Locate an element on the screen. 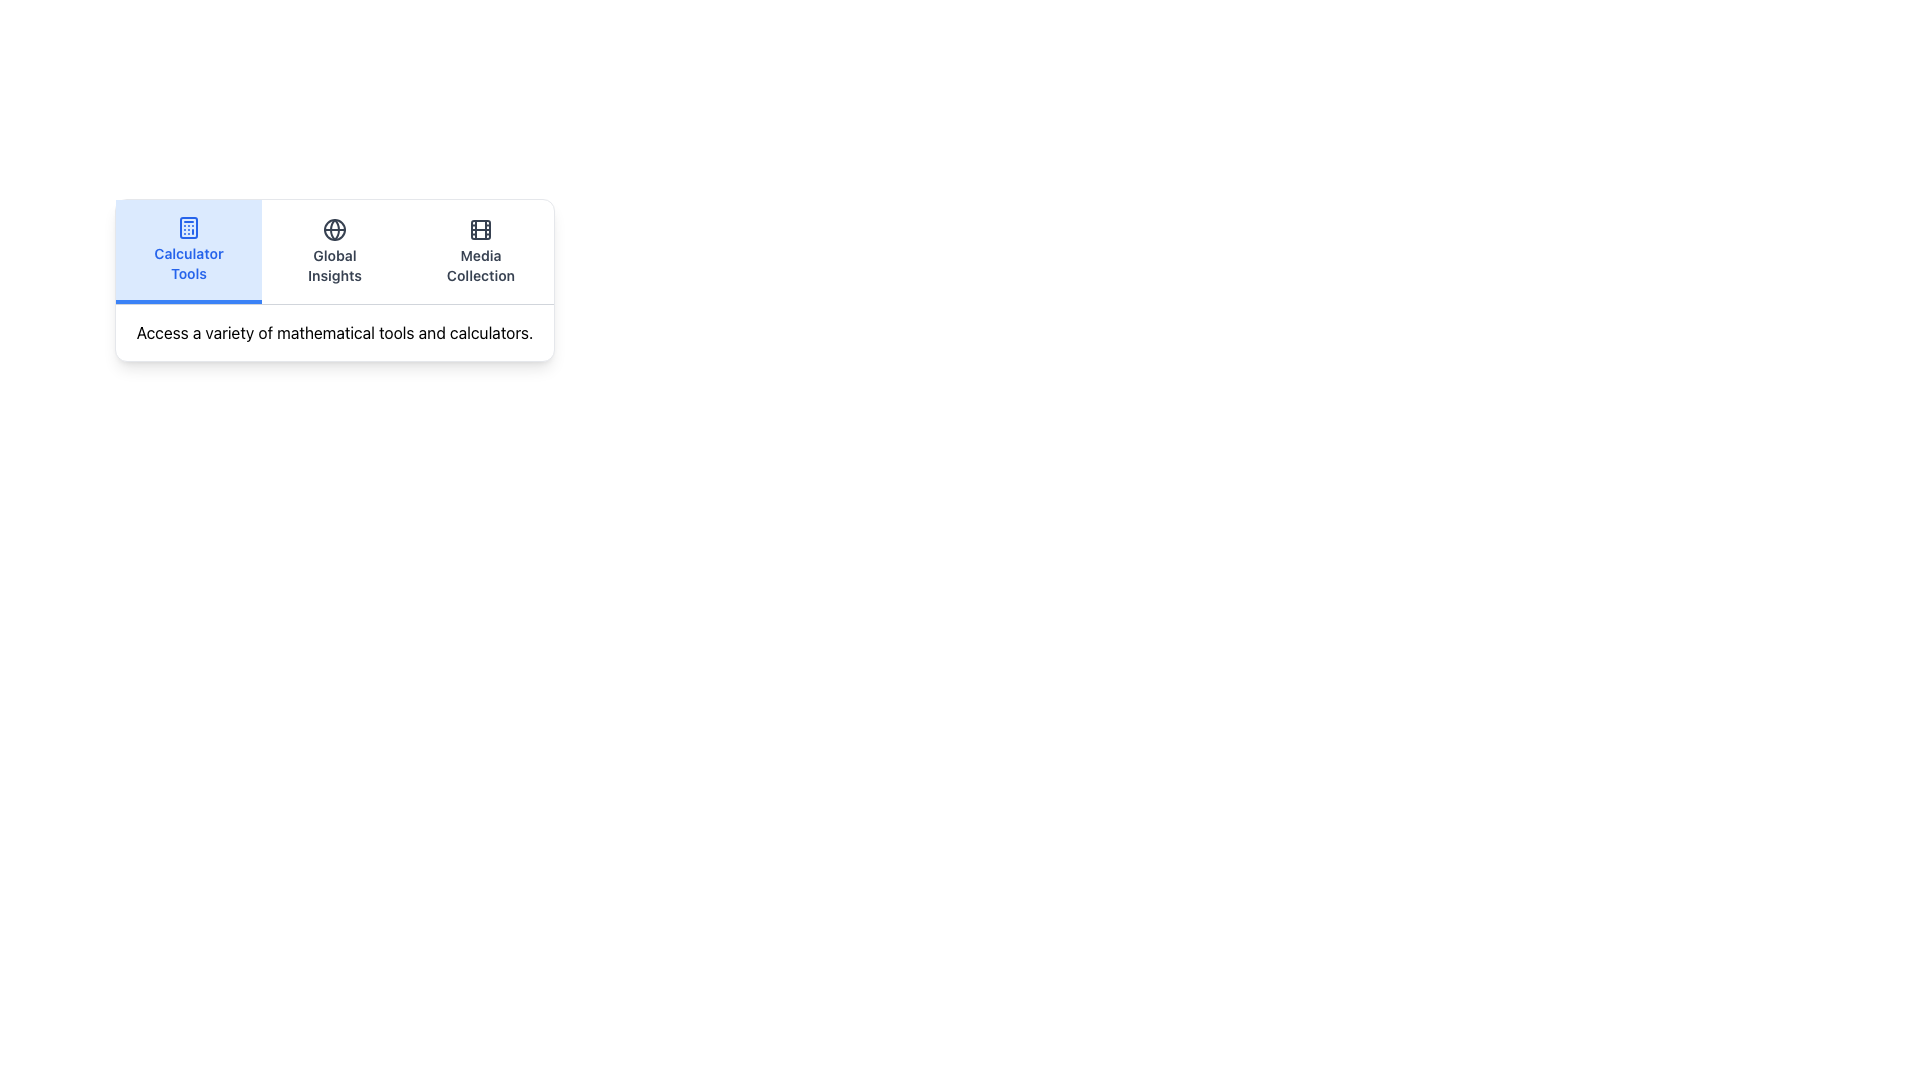  the 'Calculator Tools' icon, which is the first element in the horizontal row of options above its text label is located at coordinates (188, 226).